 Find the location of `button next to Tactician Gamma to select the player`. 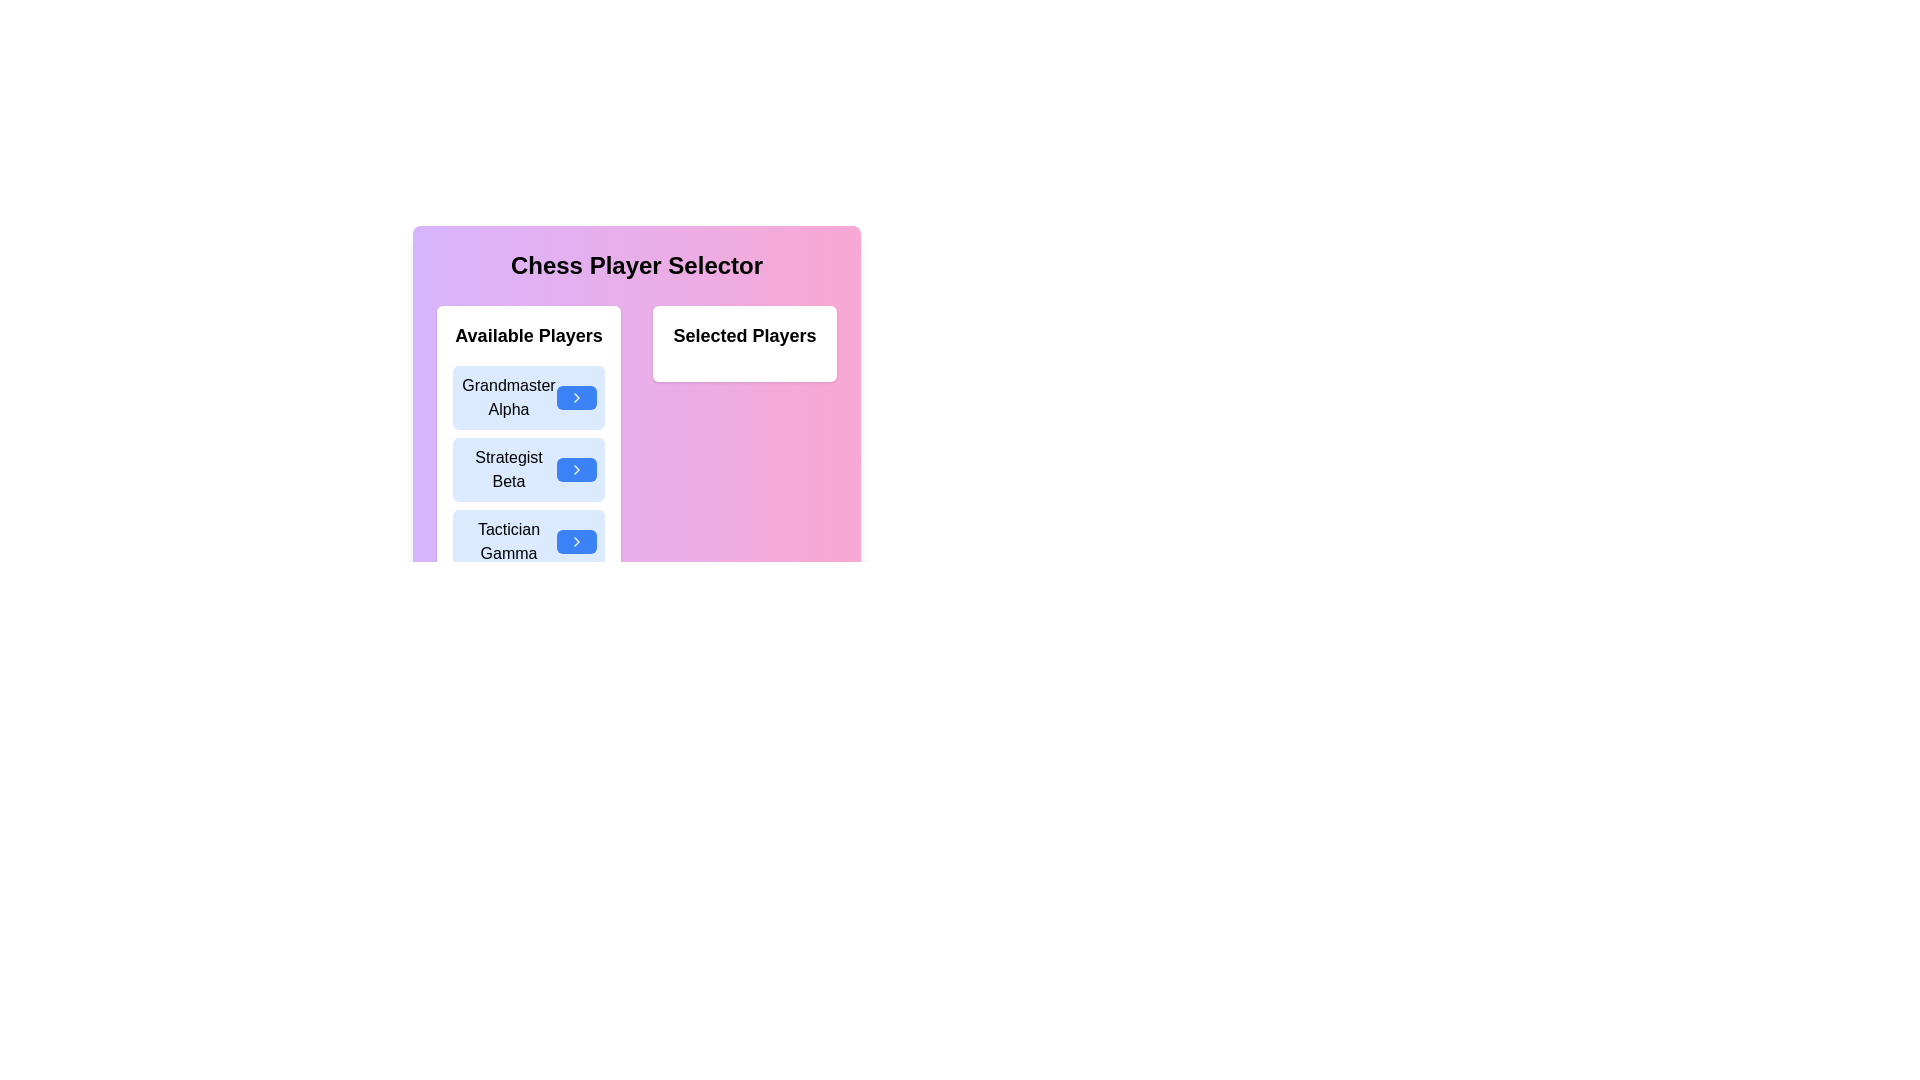

button next to Tactician Gamma to select the player is located at coordinates (575, 542).